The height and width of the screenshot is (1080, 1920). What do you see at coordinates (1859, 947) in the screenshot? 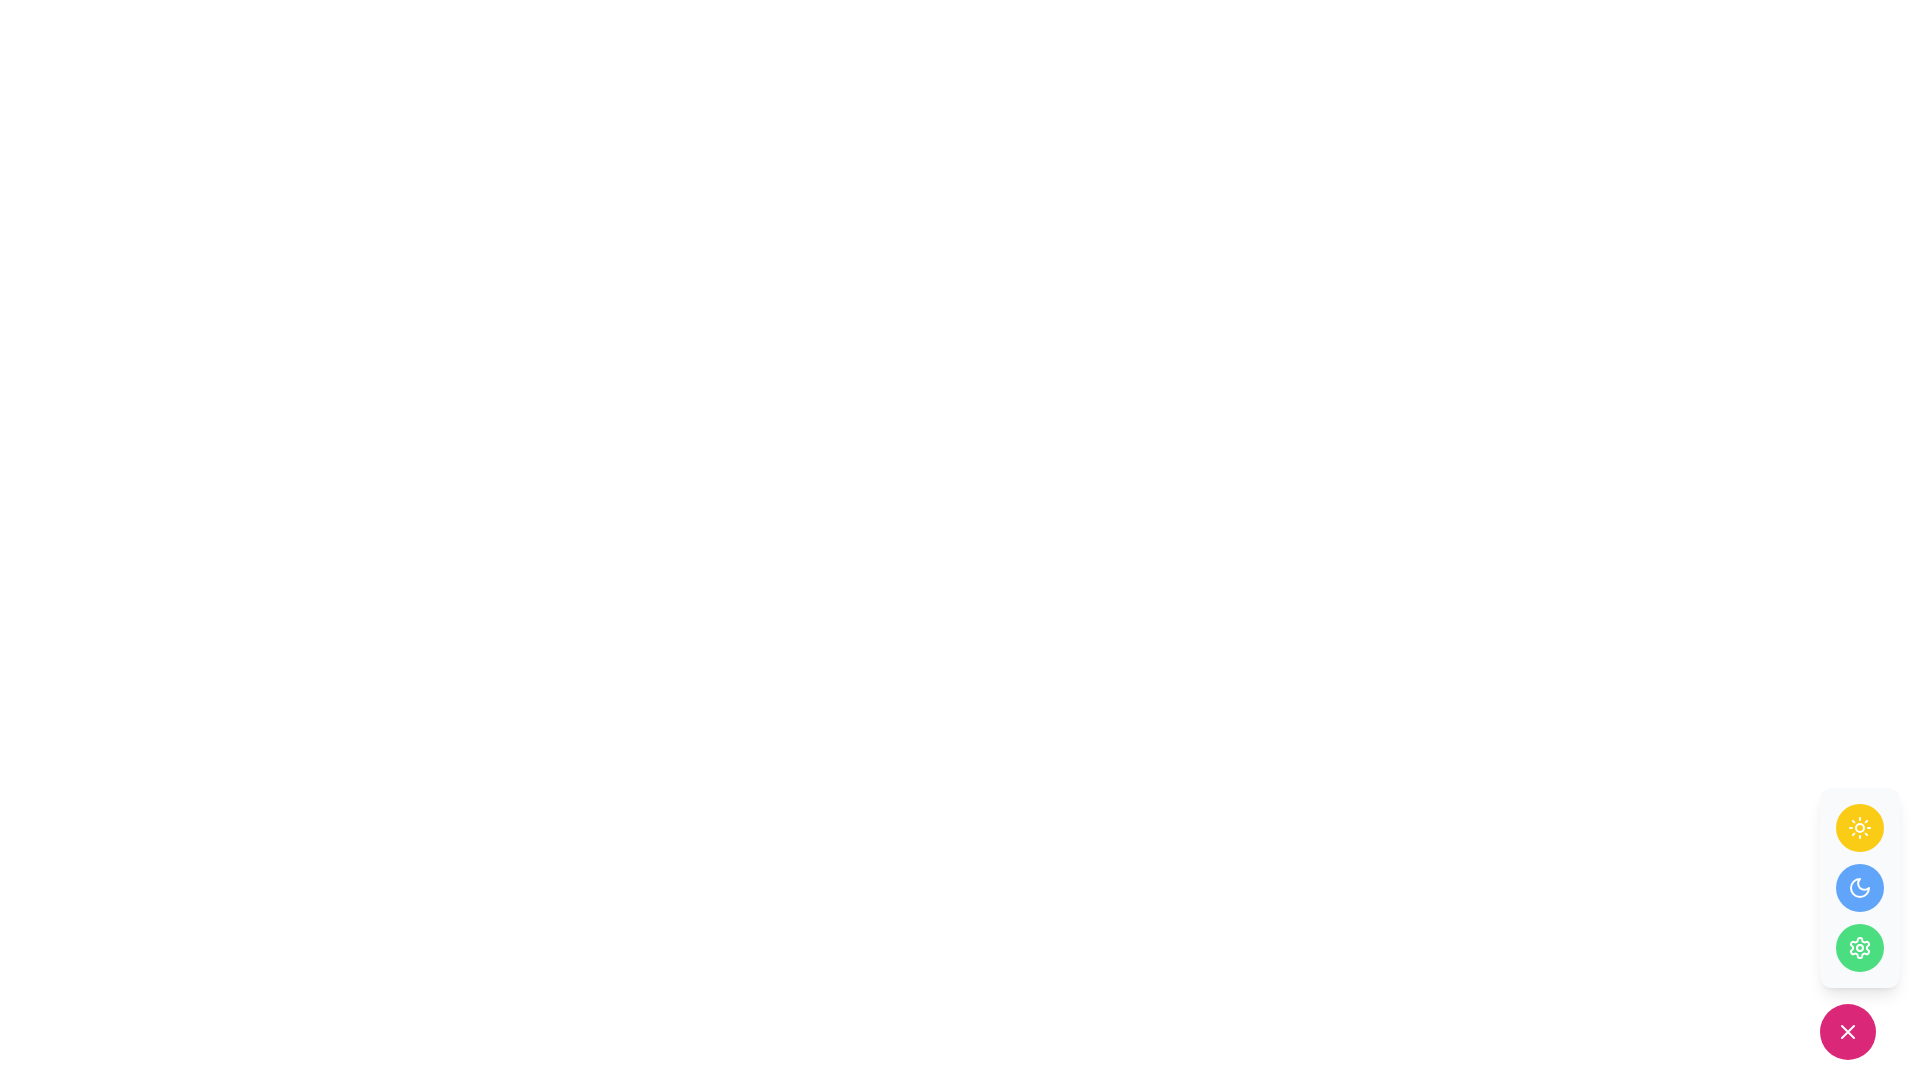
I see `the circular green button with a white gear icon at the bottom of the vertical stack` at bounding box center [1859, 947].